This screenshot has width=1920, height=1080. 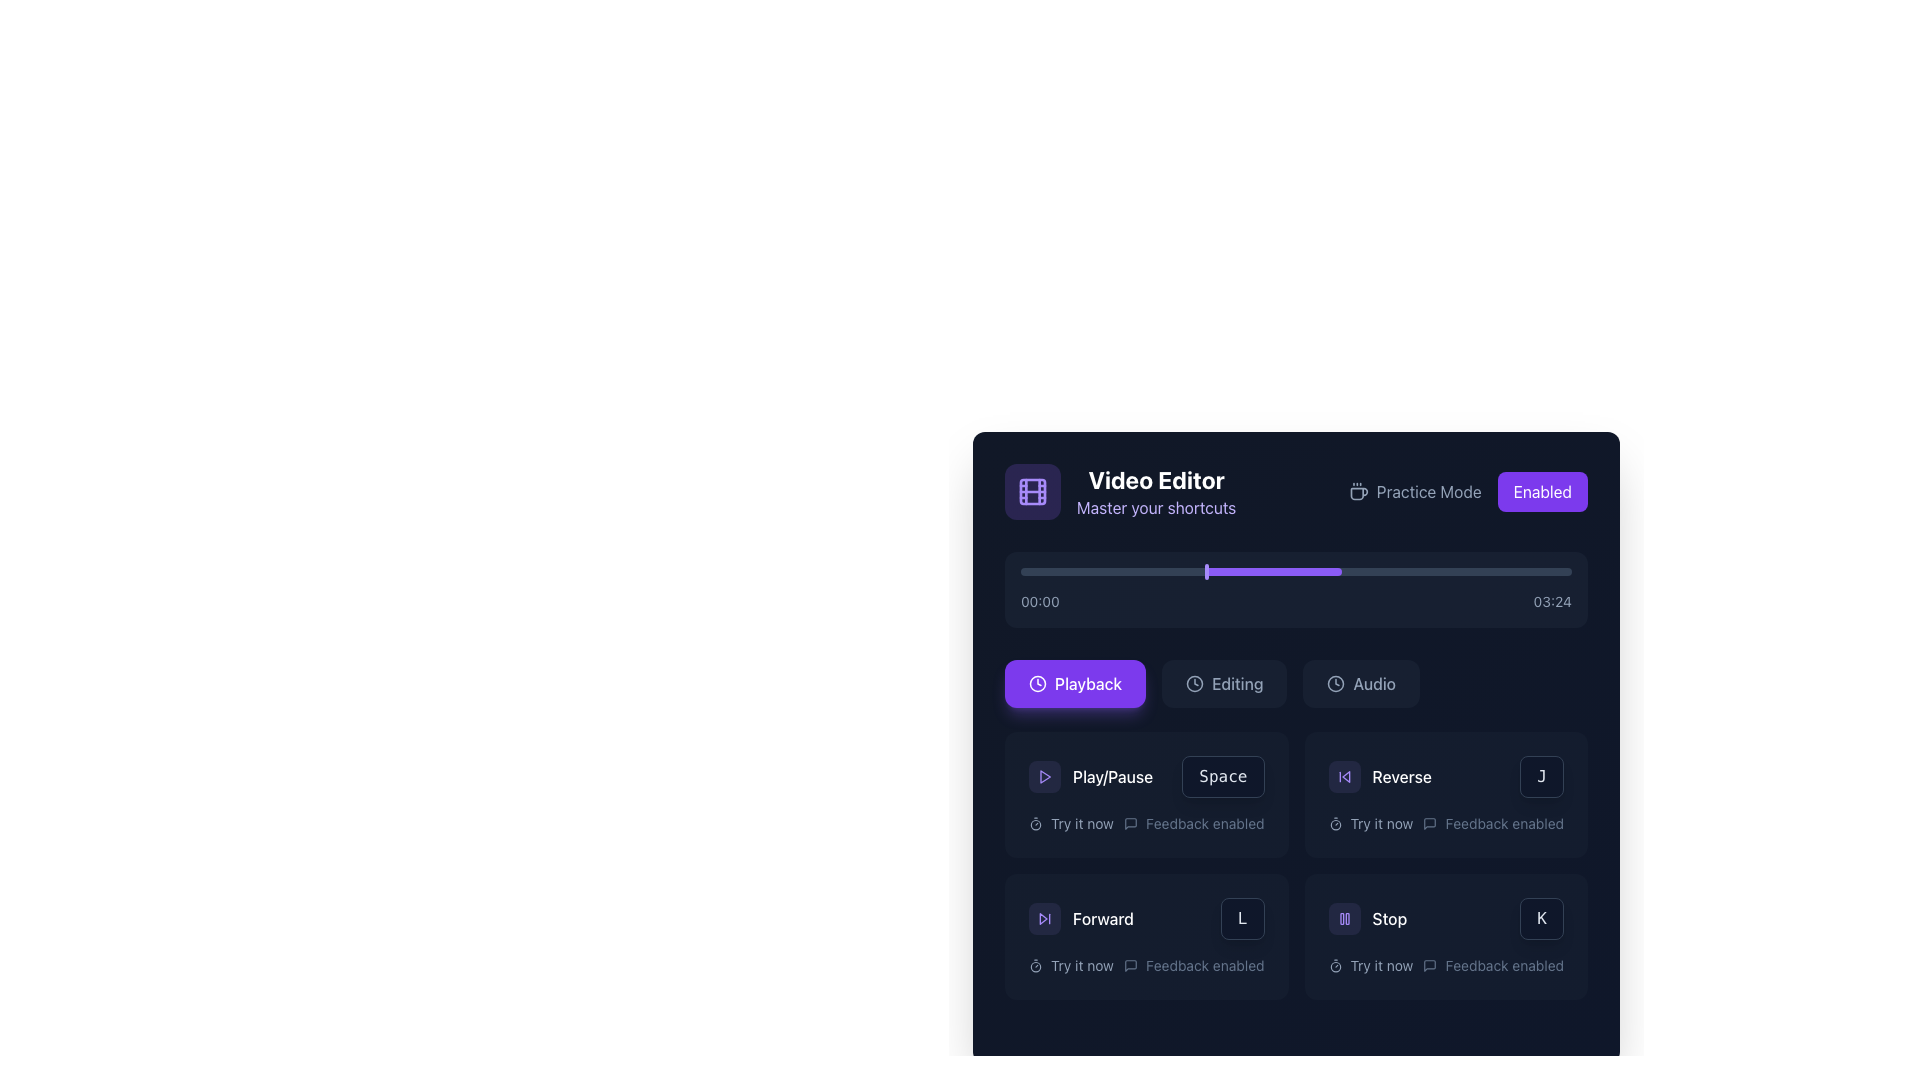 I want to click on the 'Feedback enabled' text label with the accompanying speech bubble icon located below the 'Forward' button in the 'Video Editor' UI section, so click(x=1194, y=964).